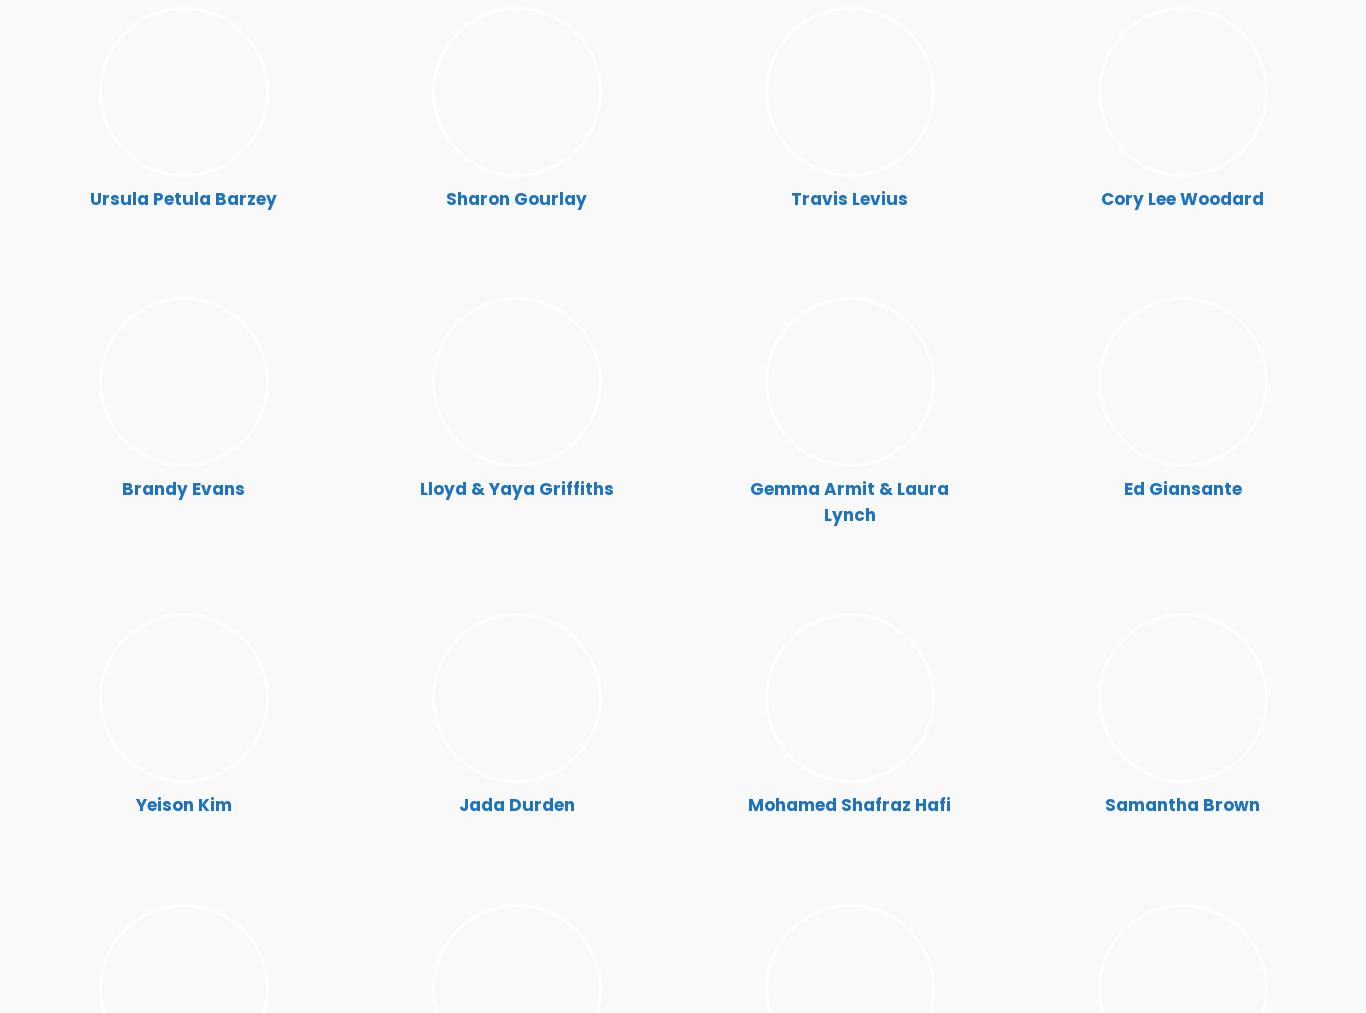  What do you see at coordinates (120, 487) in the screenshot?
I see `'Brandy Evans'` at bounding box center [120, 487].